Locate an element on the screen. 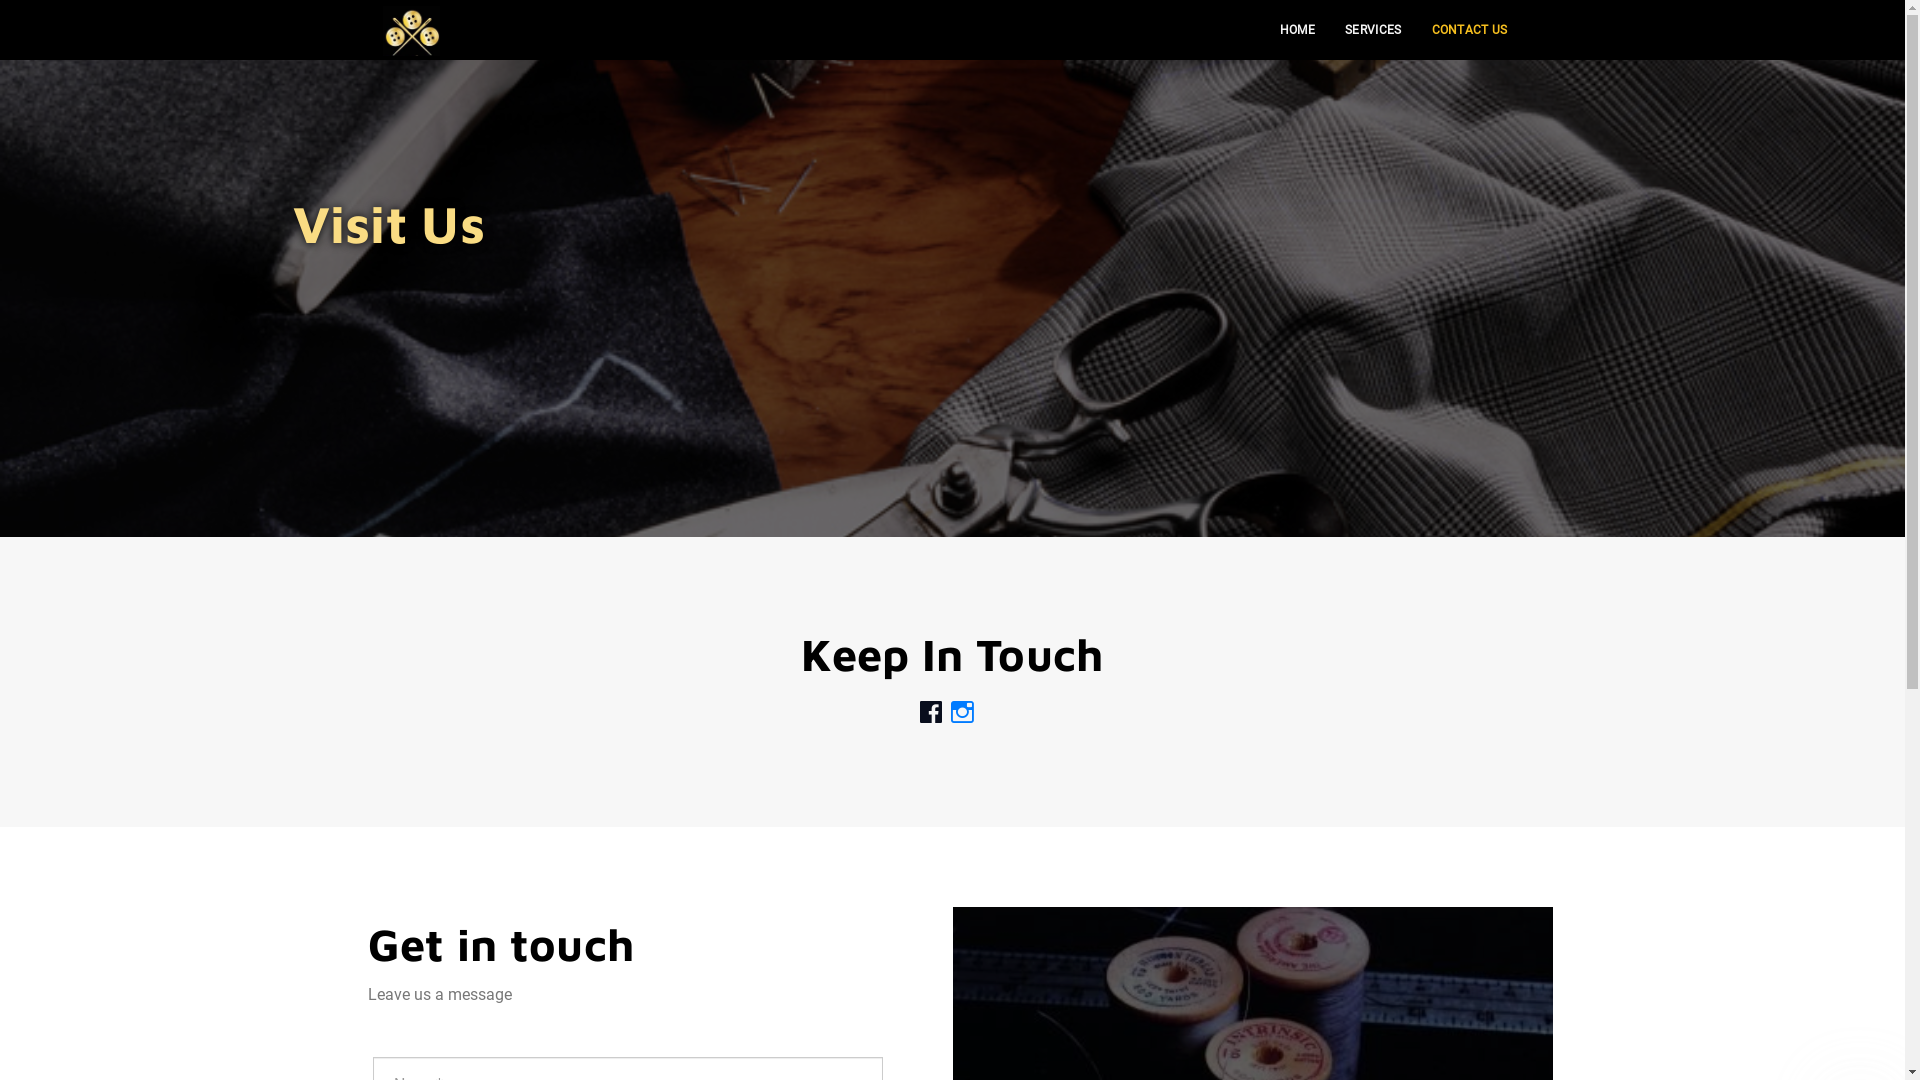  'SERVICES' is located at coordinates (1371, 30).